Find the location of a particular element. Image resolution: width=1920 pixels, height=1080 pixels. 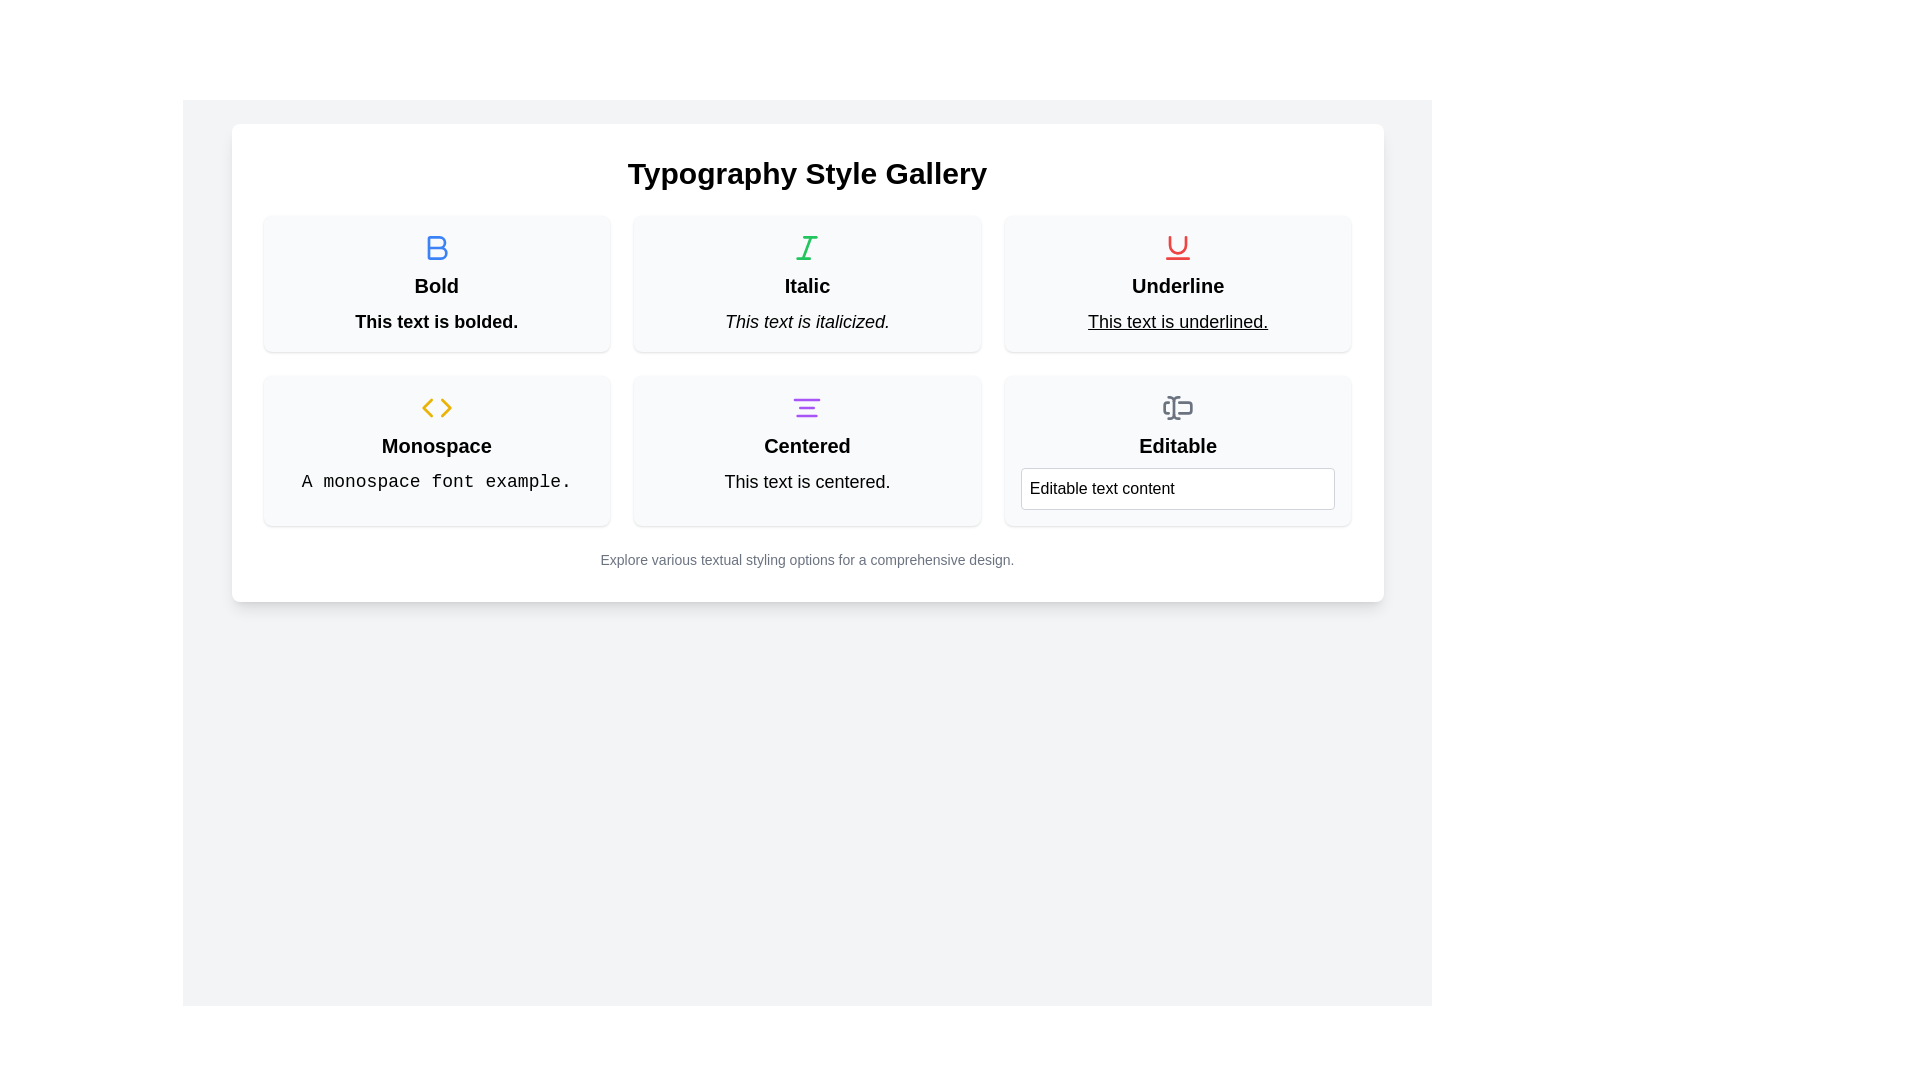

the Line component of the italic text styling icon, which is located in the second column of the top row of the interface is located at coordinates (807, 246).